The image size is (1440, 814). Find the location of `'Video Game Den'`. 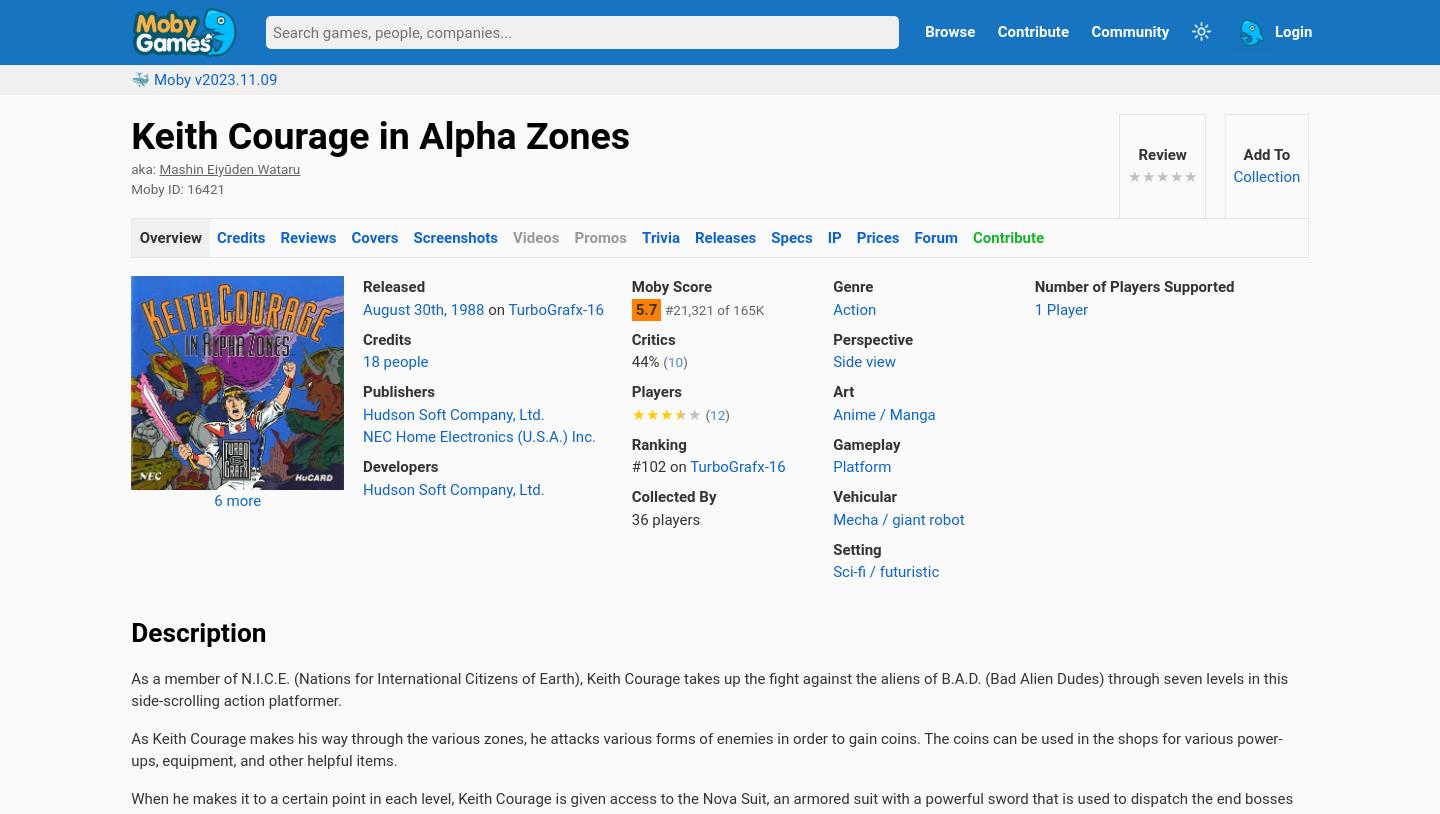

'Video Game Den' is located at coordinates (186, 125).